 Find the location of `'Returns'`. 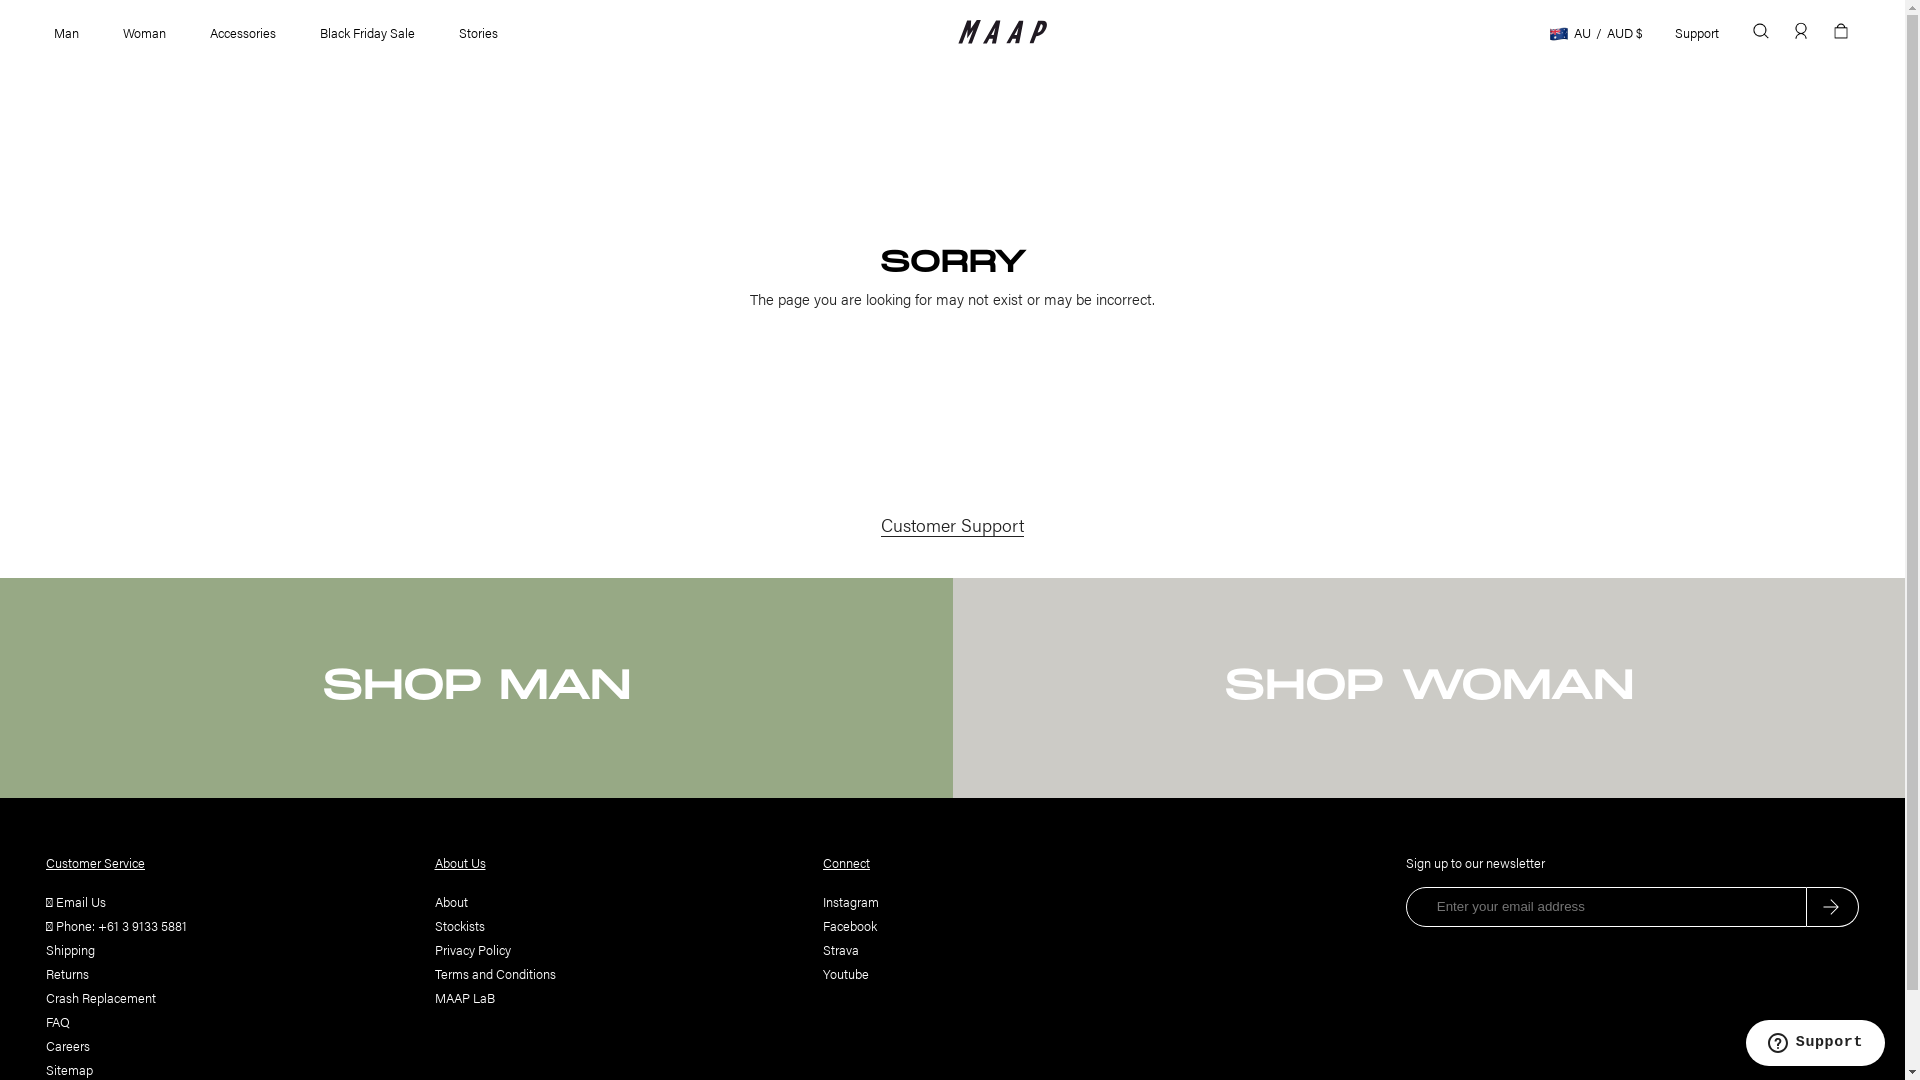

'Returns' is located at coordinates (67, 972).